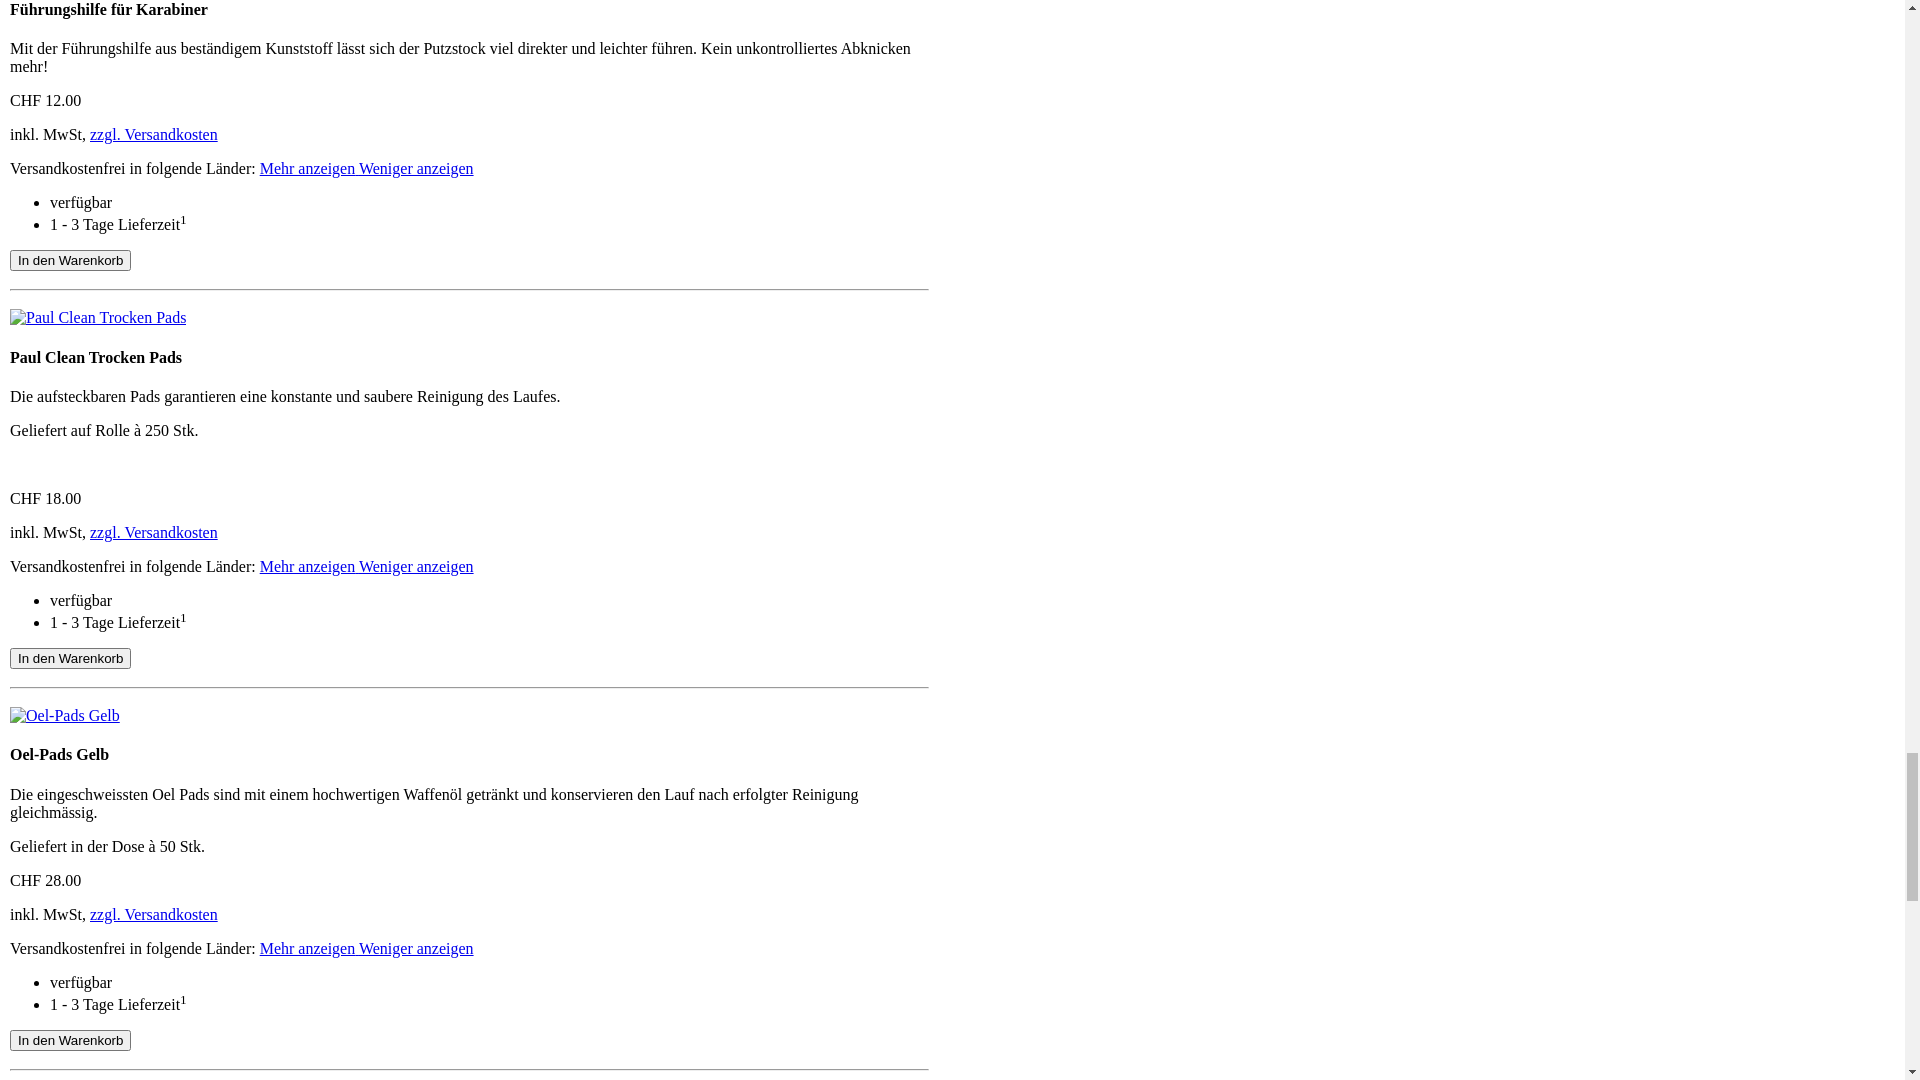 The image size is (1920, 1080). What do you see at coordinates (68, 44) in the screenshot?
I see `'Produkte'` at bounding box center [68, 44].